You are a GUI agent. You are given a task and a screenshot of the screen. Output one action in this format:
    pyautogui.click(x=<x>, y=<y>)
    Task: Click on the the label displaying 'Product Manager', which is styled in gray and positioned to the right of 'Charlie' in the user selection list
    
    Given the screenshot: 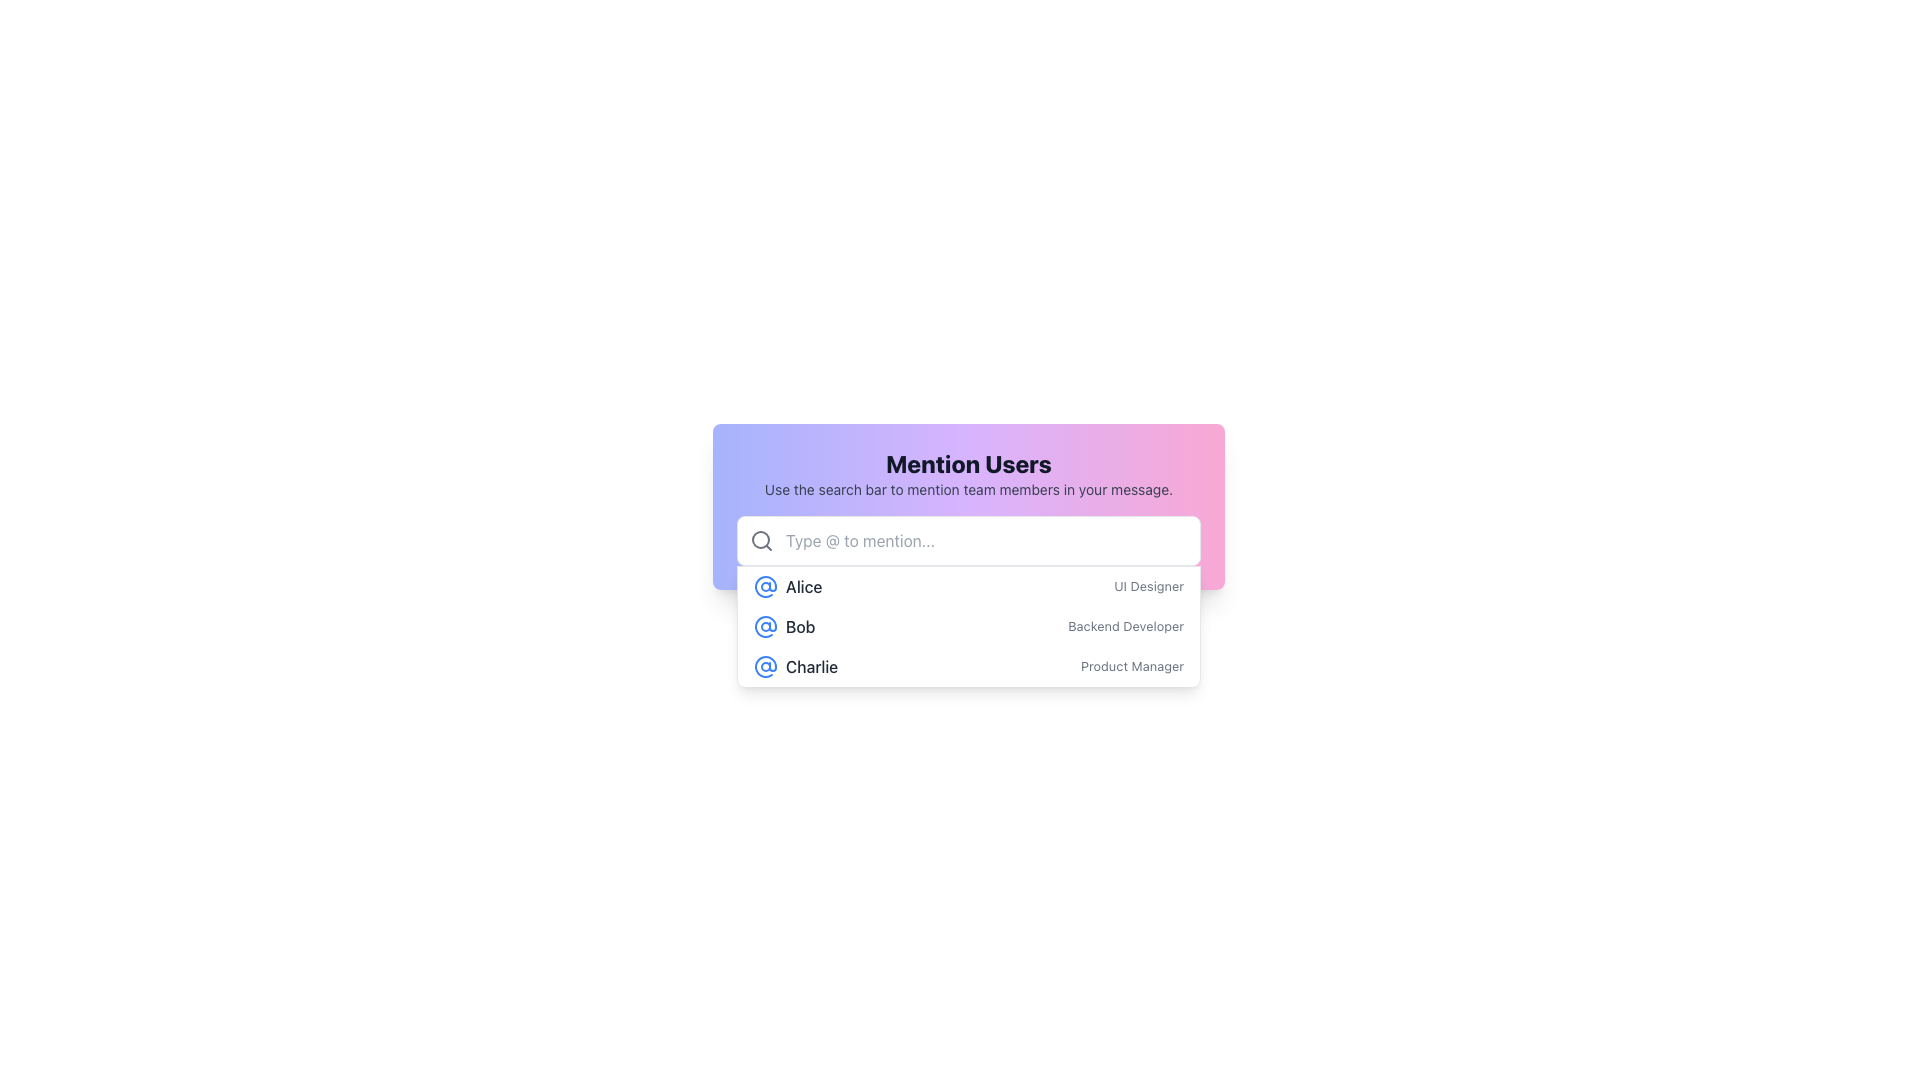 What is the action you would take?
    pyautogui.click(x=1132, y=667)
    